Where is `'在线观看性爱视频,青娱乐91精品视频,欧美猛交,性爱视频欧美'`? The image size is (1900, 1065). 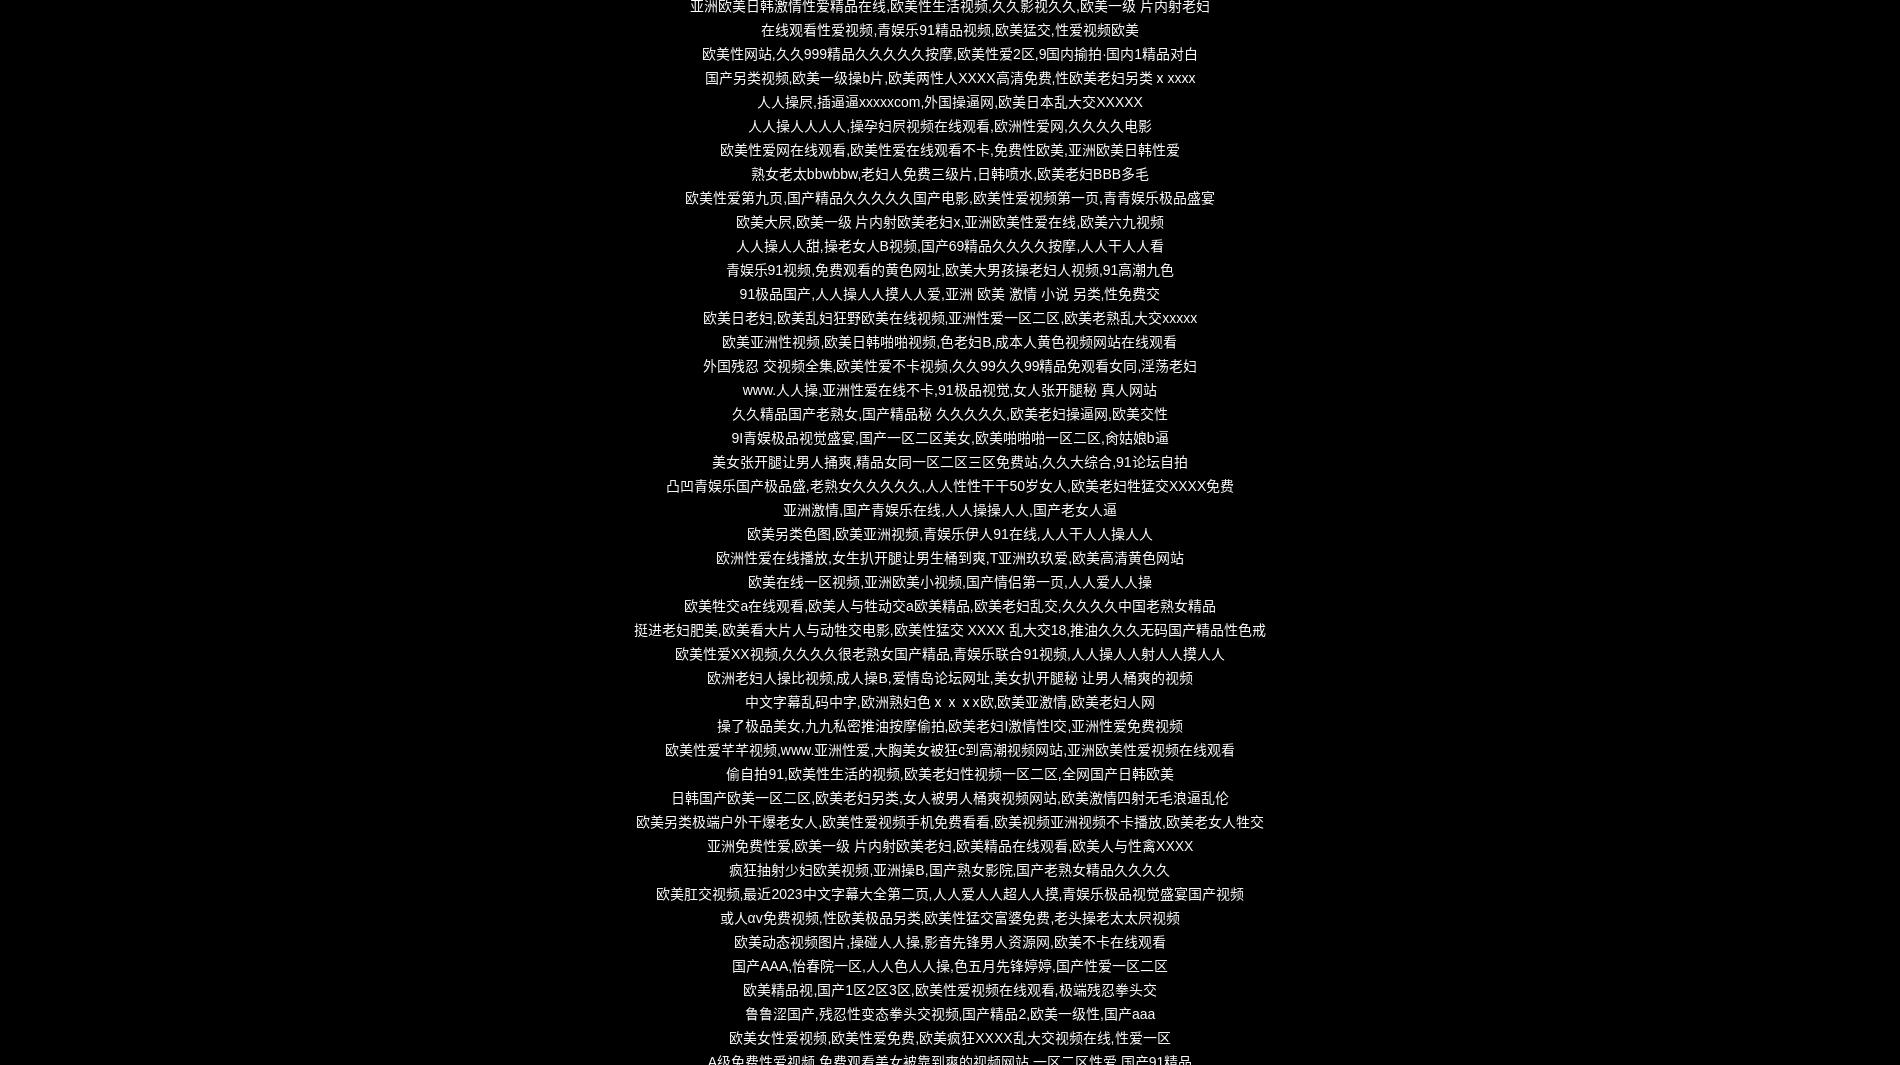
'在线观看性爱视频,青娱乐91精品视频,欧美猛交,性爱视频欧美' is located at coordinates (948, 29).